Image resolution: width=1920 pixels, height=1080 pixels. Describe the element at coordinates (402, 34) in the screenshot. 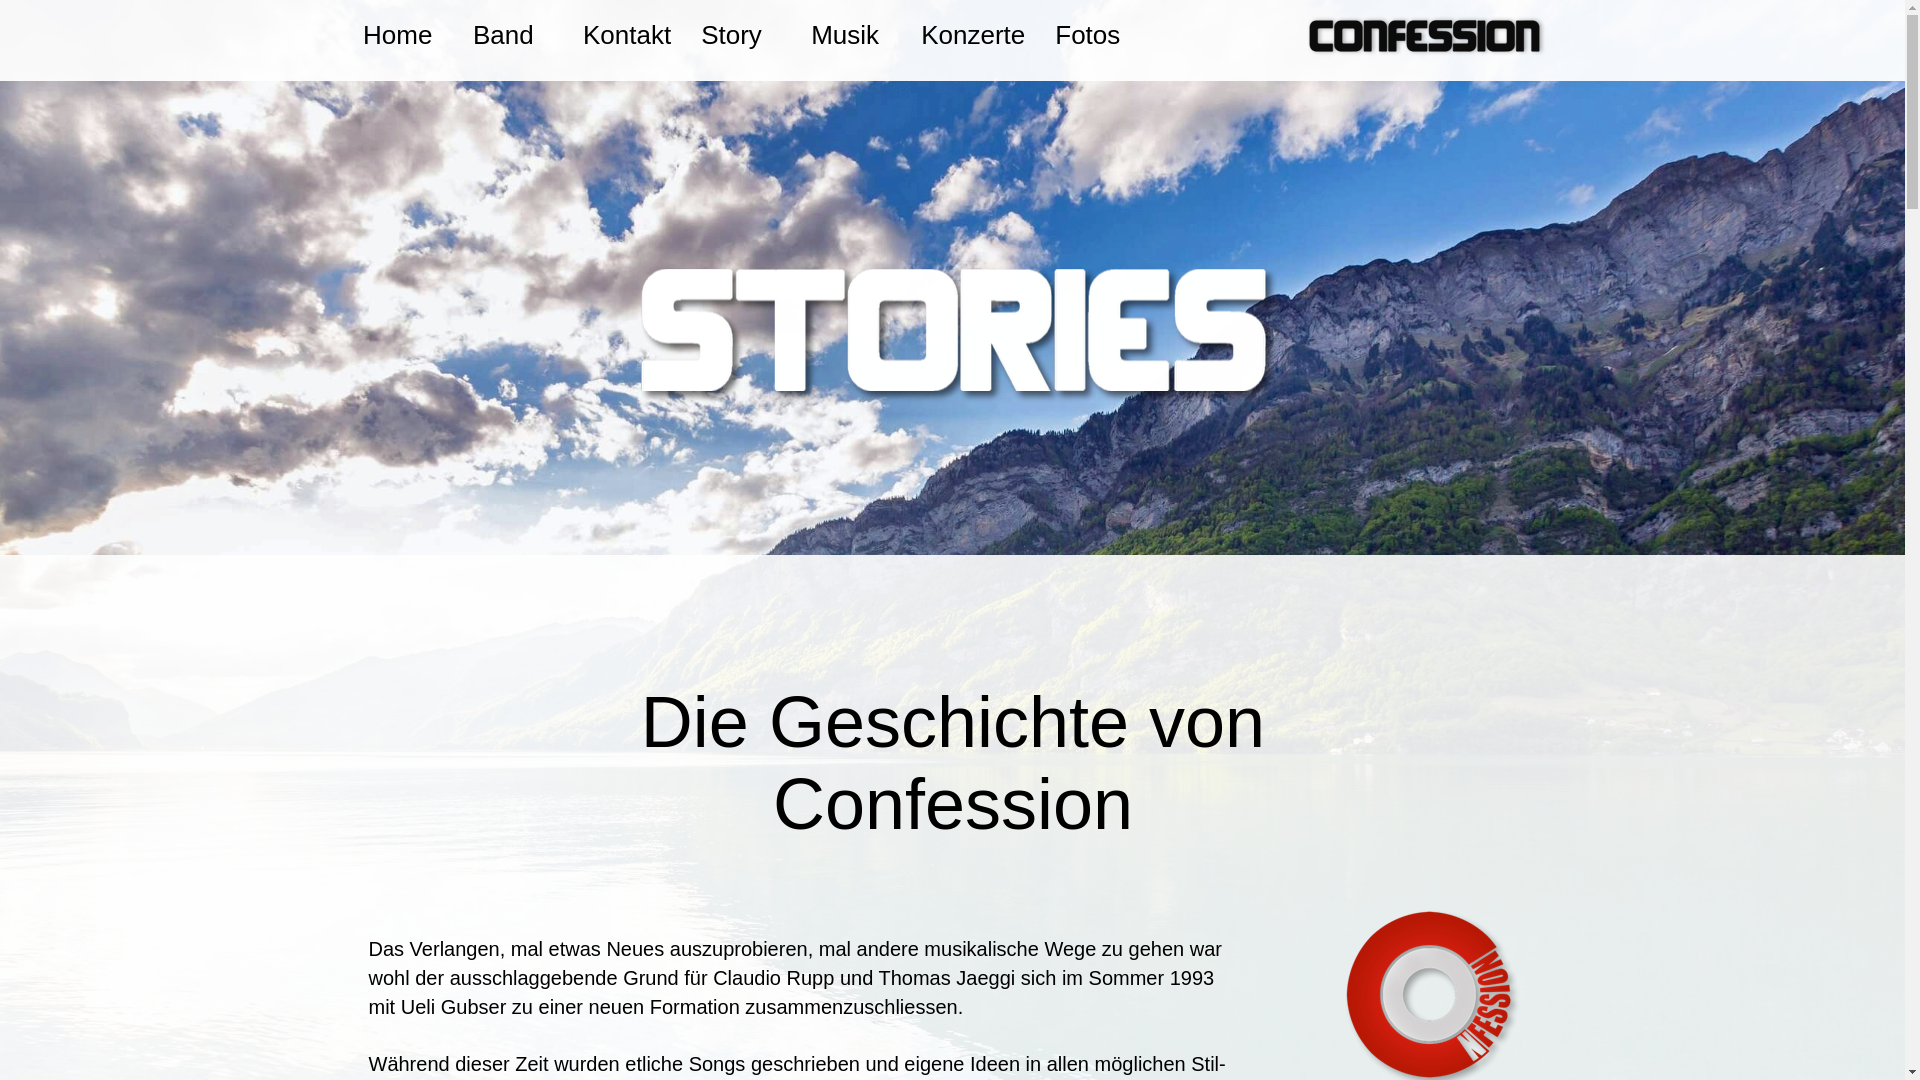

I see `'Home'` at that location.